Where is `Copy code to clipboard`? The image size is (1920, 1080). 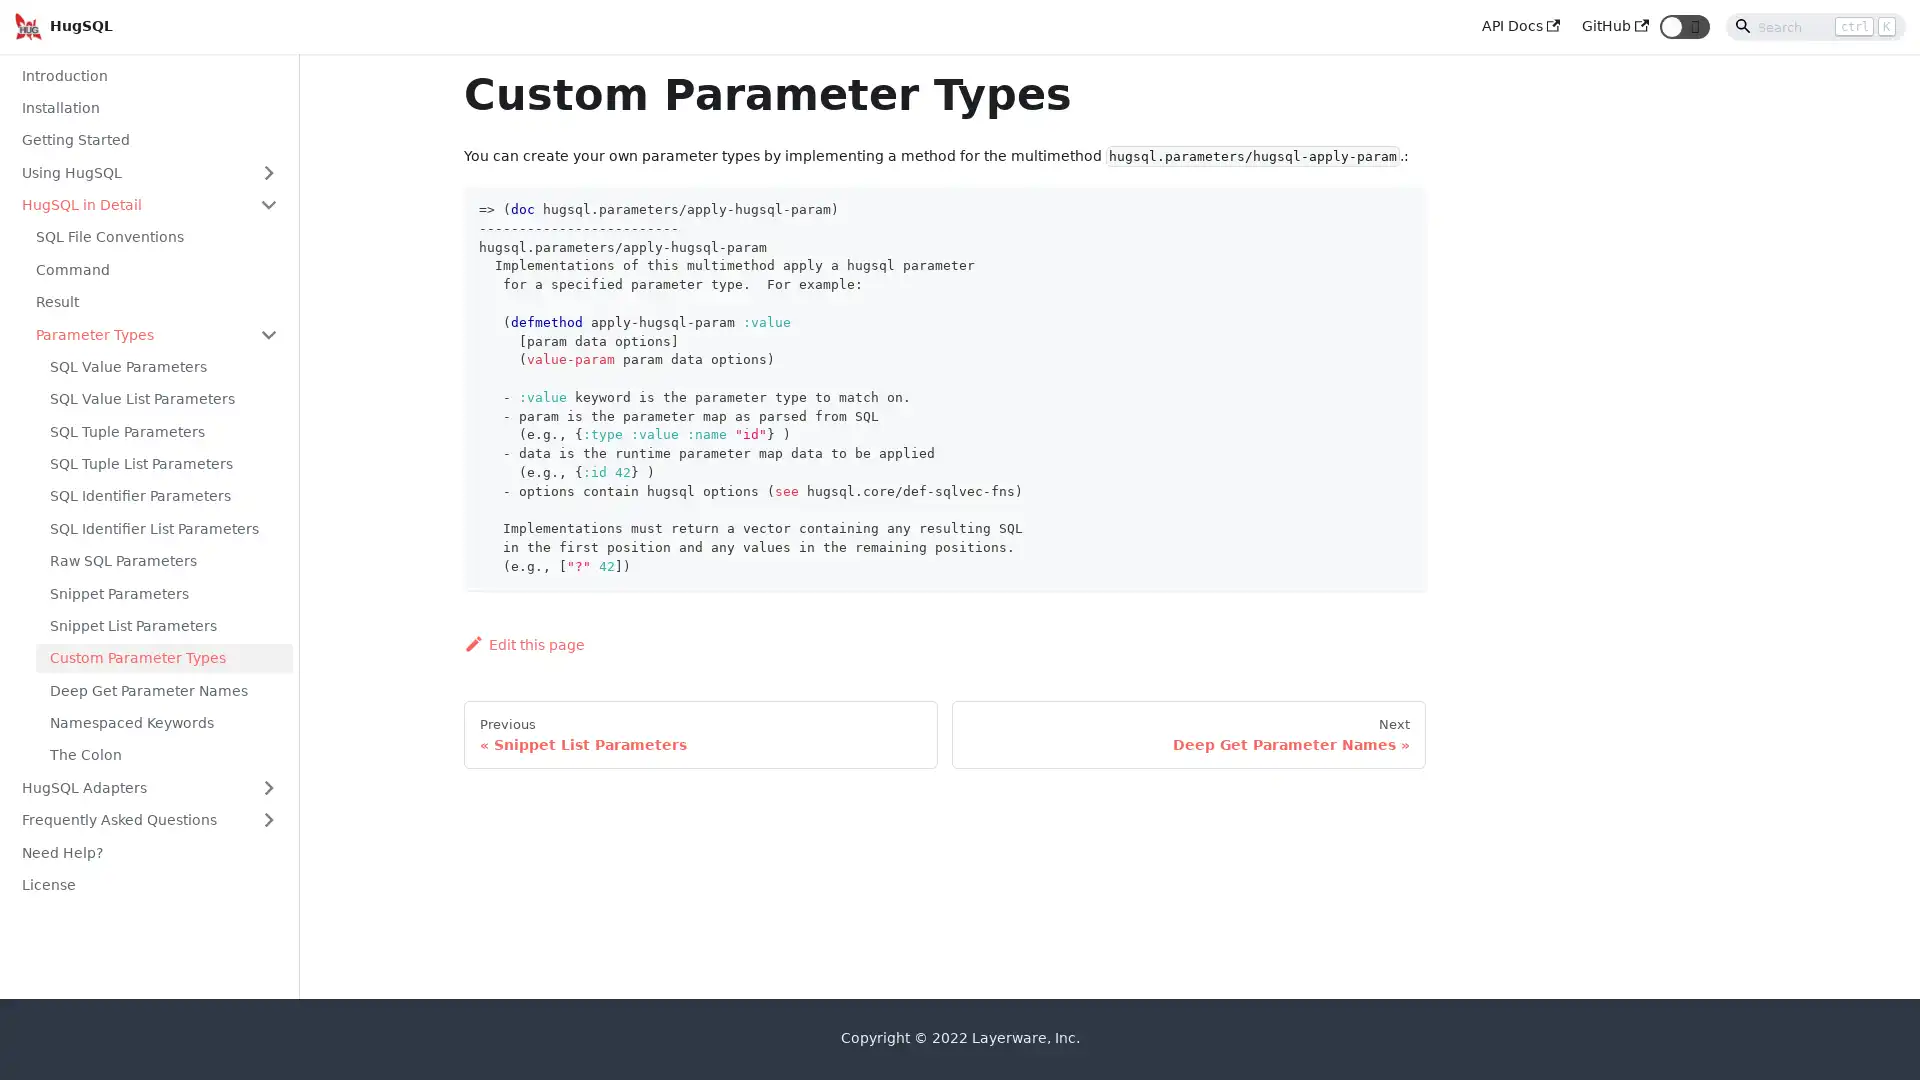
Copy code to clipboard is located at coordinates (1393, 206).